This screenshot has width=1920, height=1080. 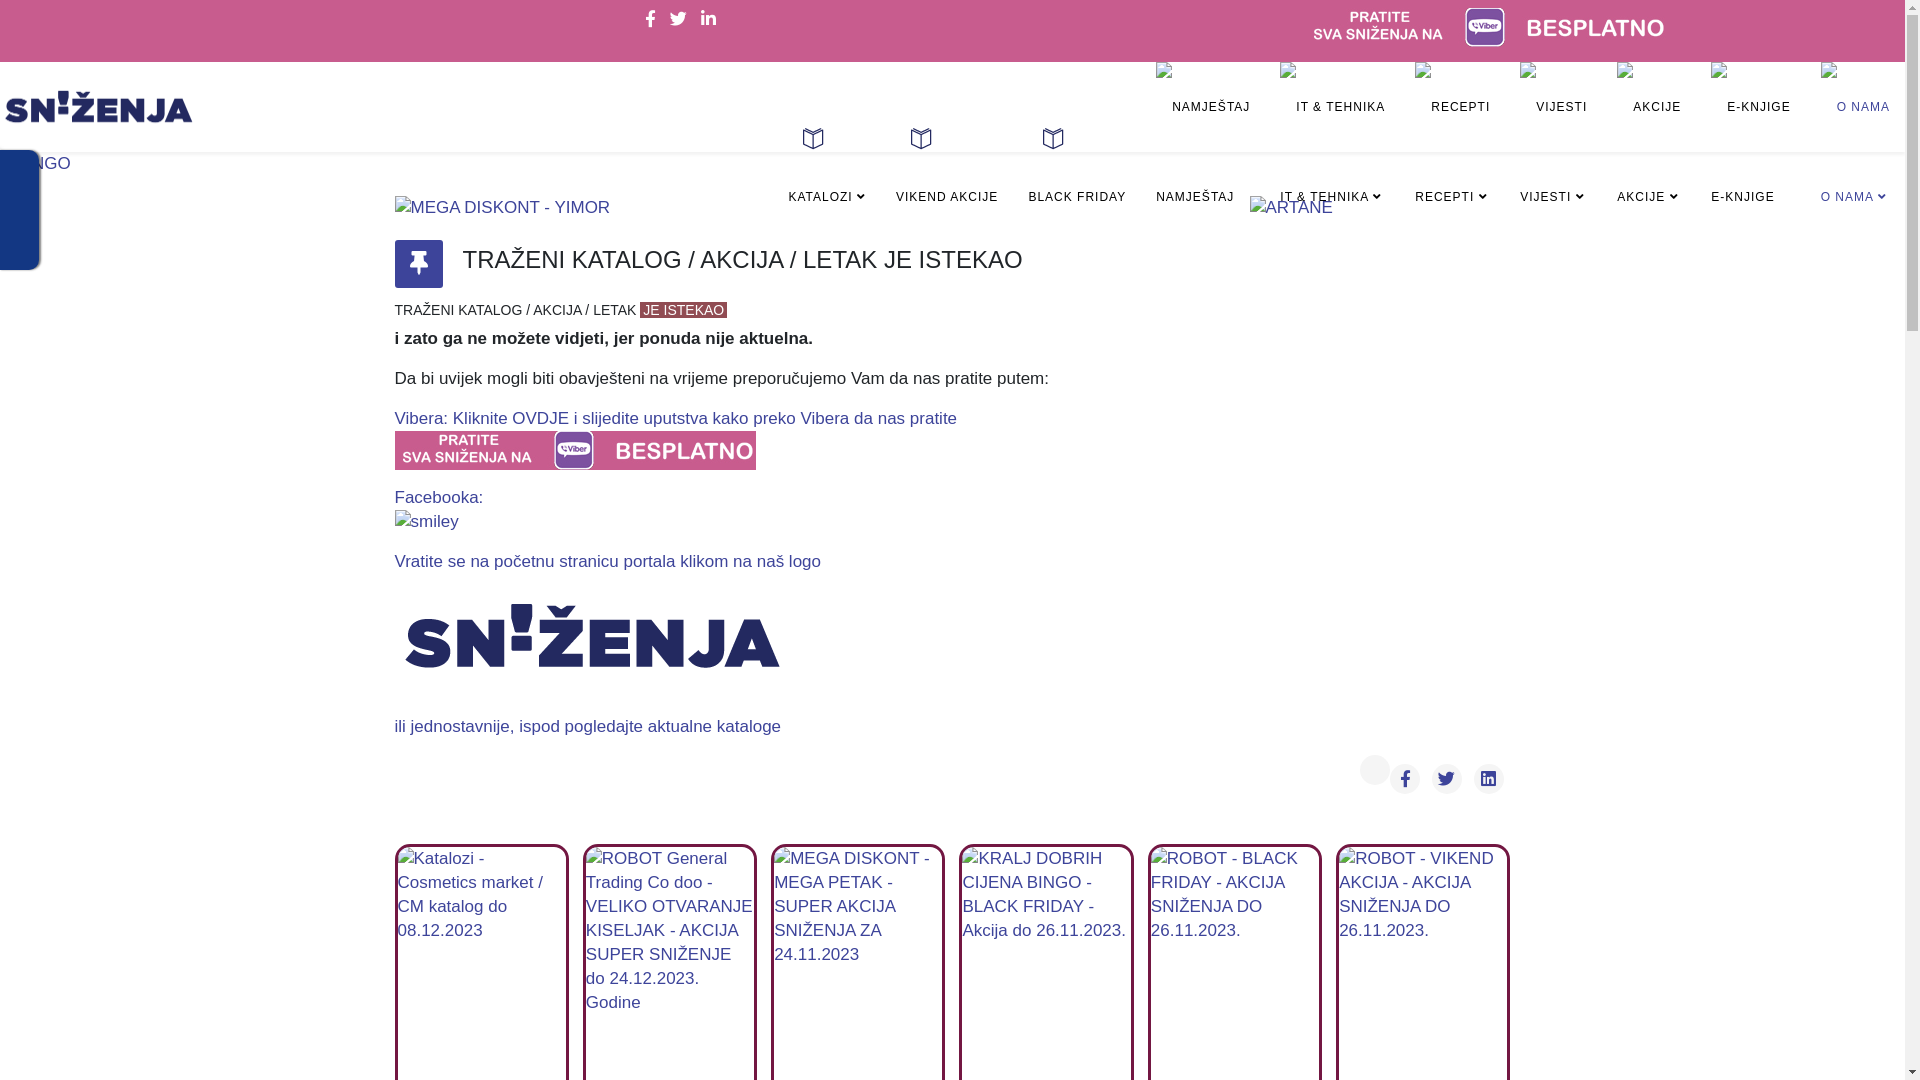 What do you see at coordinates (1332, 150) in the screenshot?
I see `'IT & TEHNIKA'` at bounding box center [1332, 150].